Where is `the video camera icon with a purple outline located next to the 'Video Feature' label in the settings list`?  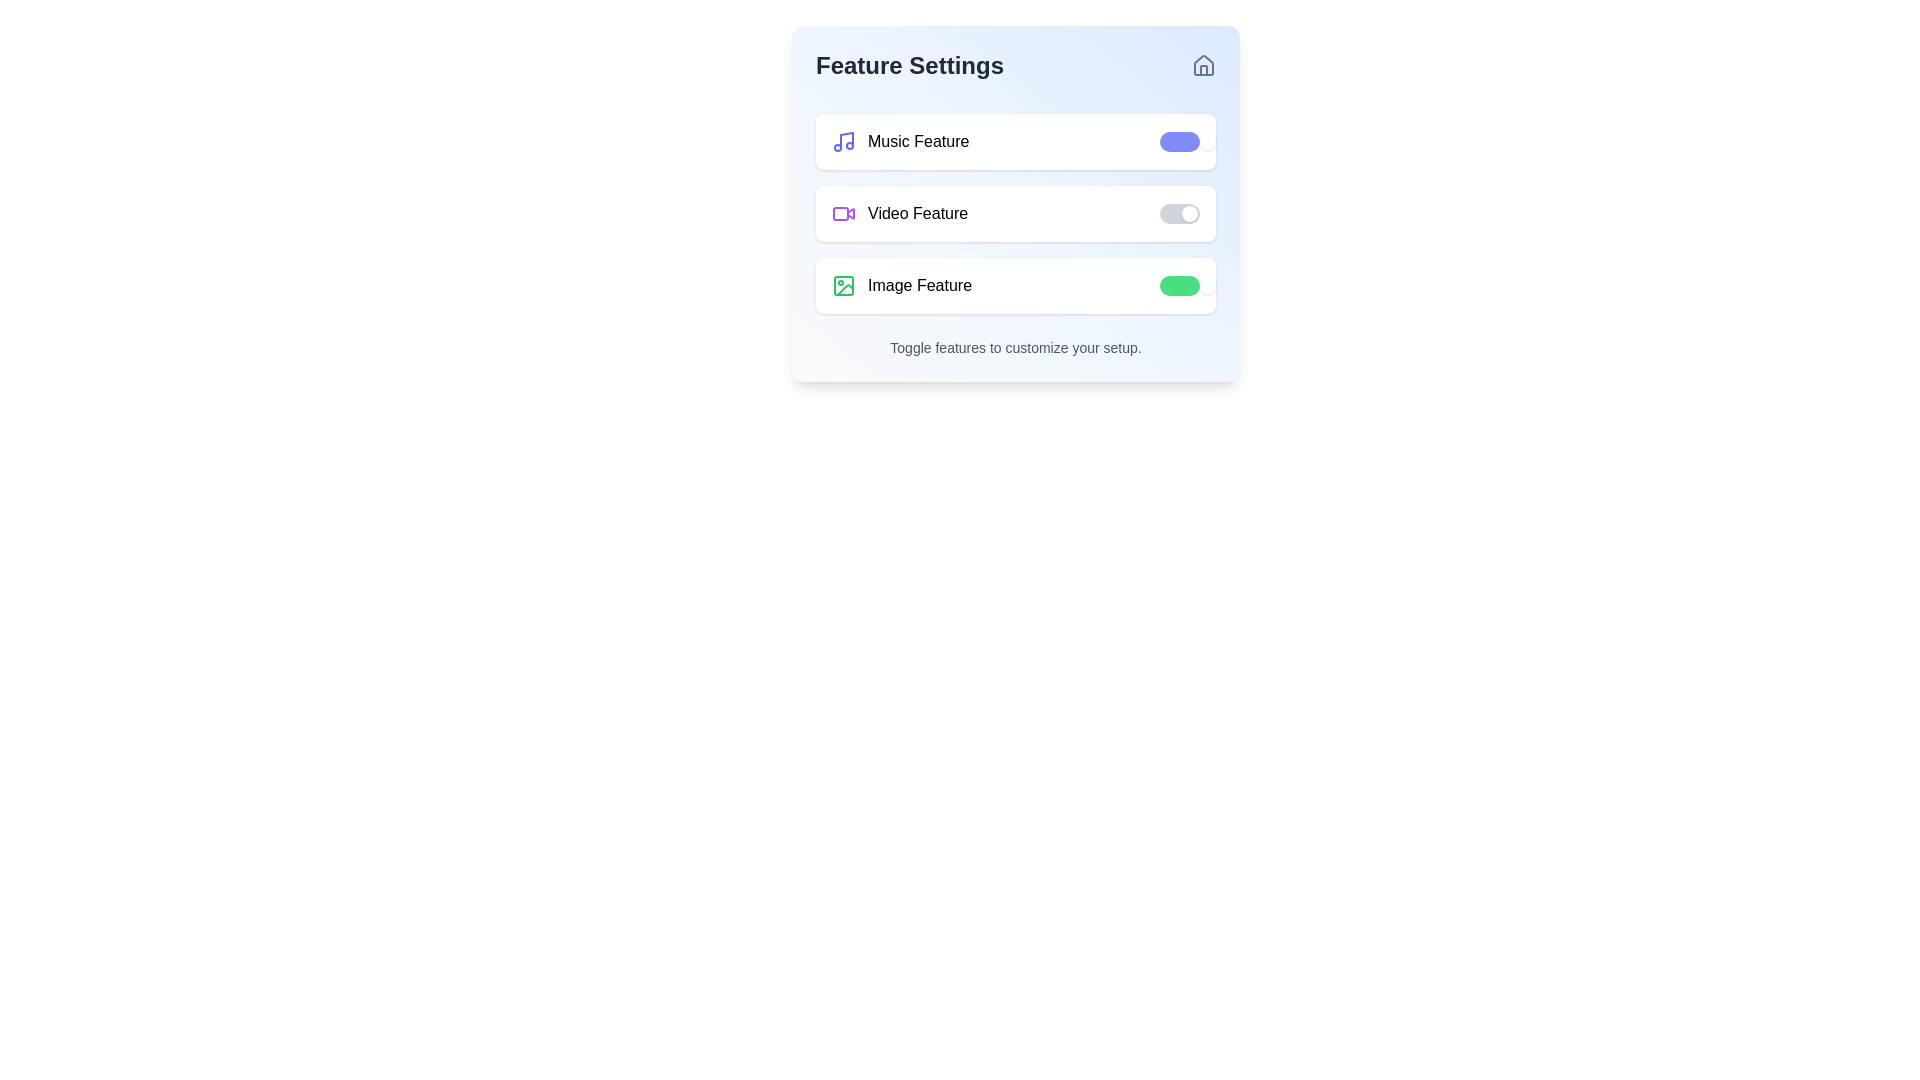 the video camera icon with a purple outline located next to the 'Video Feature' label in the settings list is located at coordinates (844, 213).